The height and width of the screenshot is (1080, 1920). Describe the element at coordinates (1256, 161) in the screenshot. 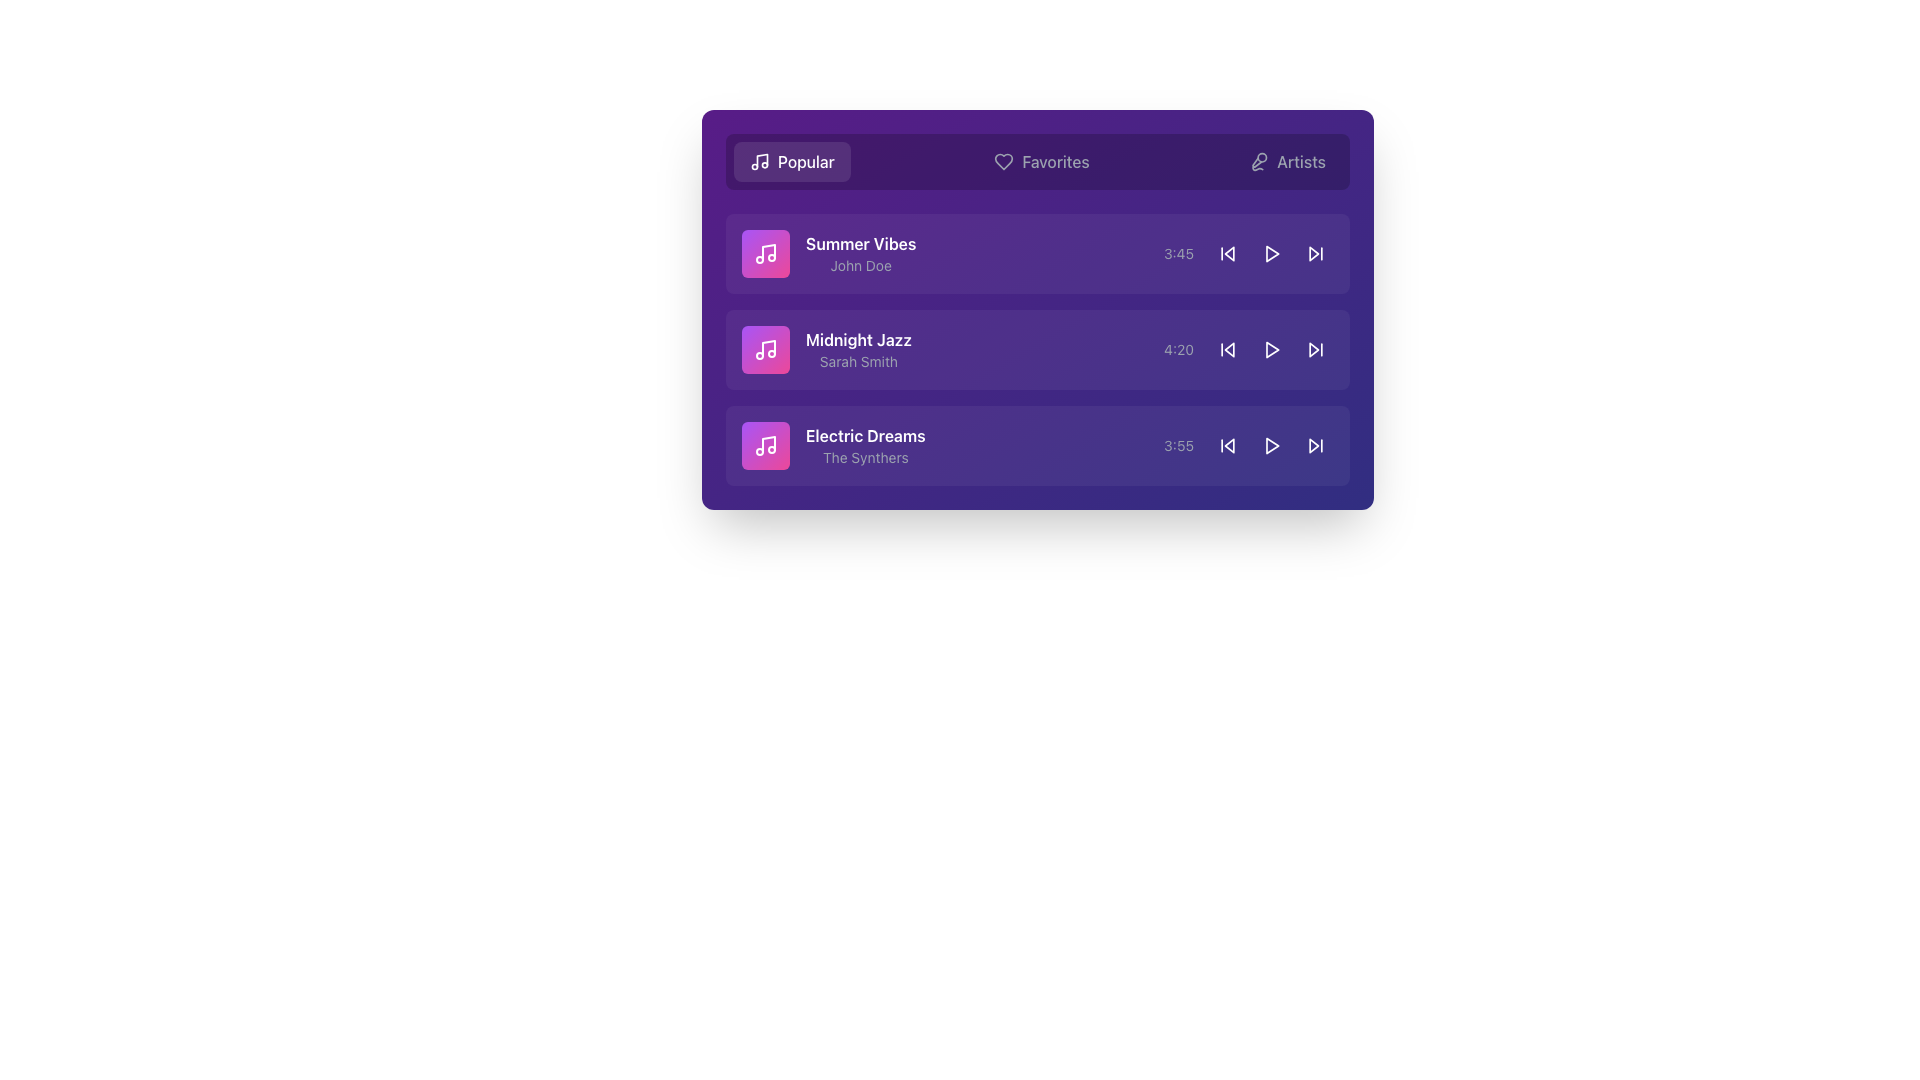

I see `the vocal microphone icon located at the top-right corner of the display interface, adjacent to the 'Artists' label` at that location.